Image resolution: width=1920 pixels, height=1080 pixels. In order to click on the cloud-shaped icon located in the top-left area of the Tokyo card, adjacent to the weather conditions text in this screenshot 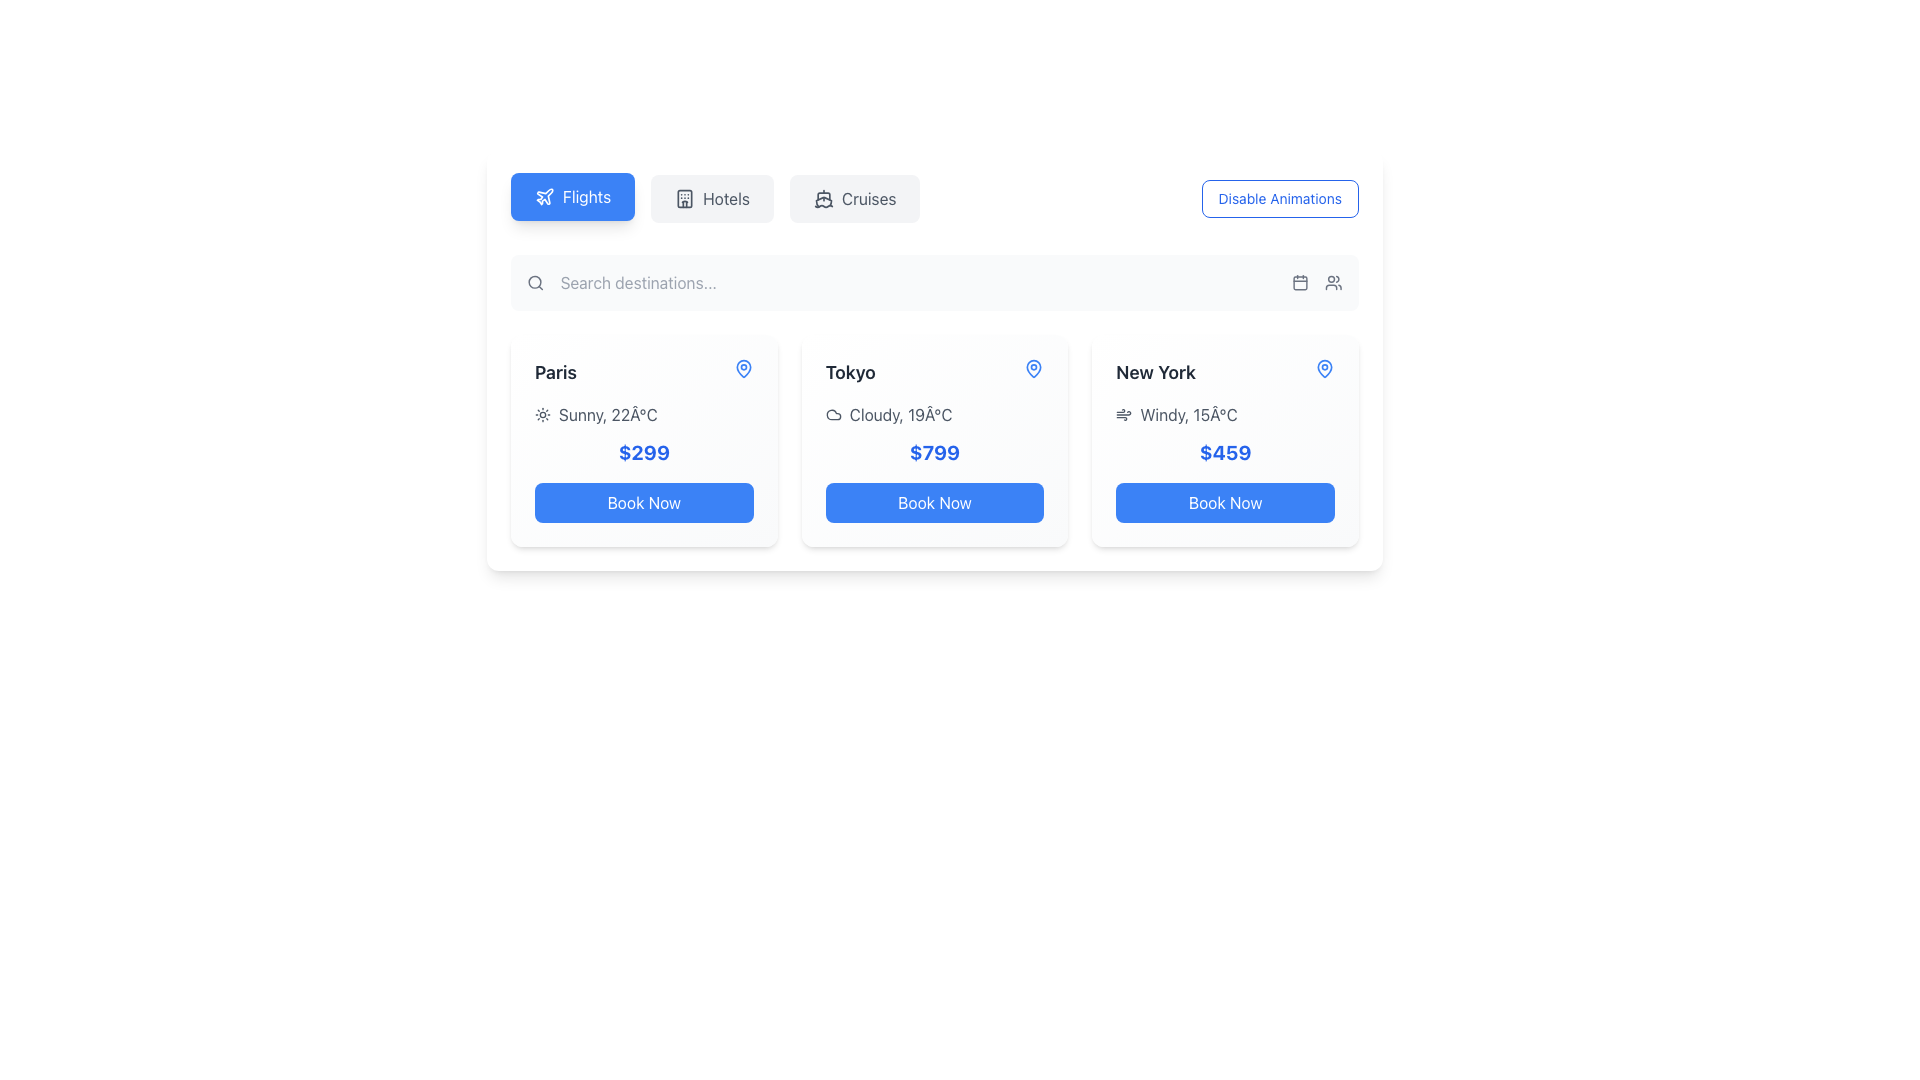, I will do `click(833, 414)`.